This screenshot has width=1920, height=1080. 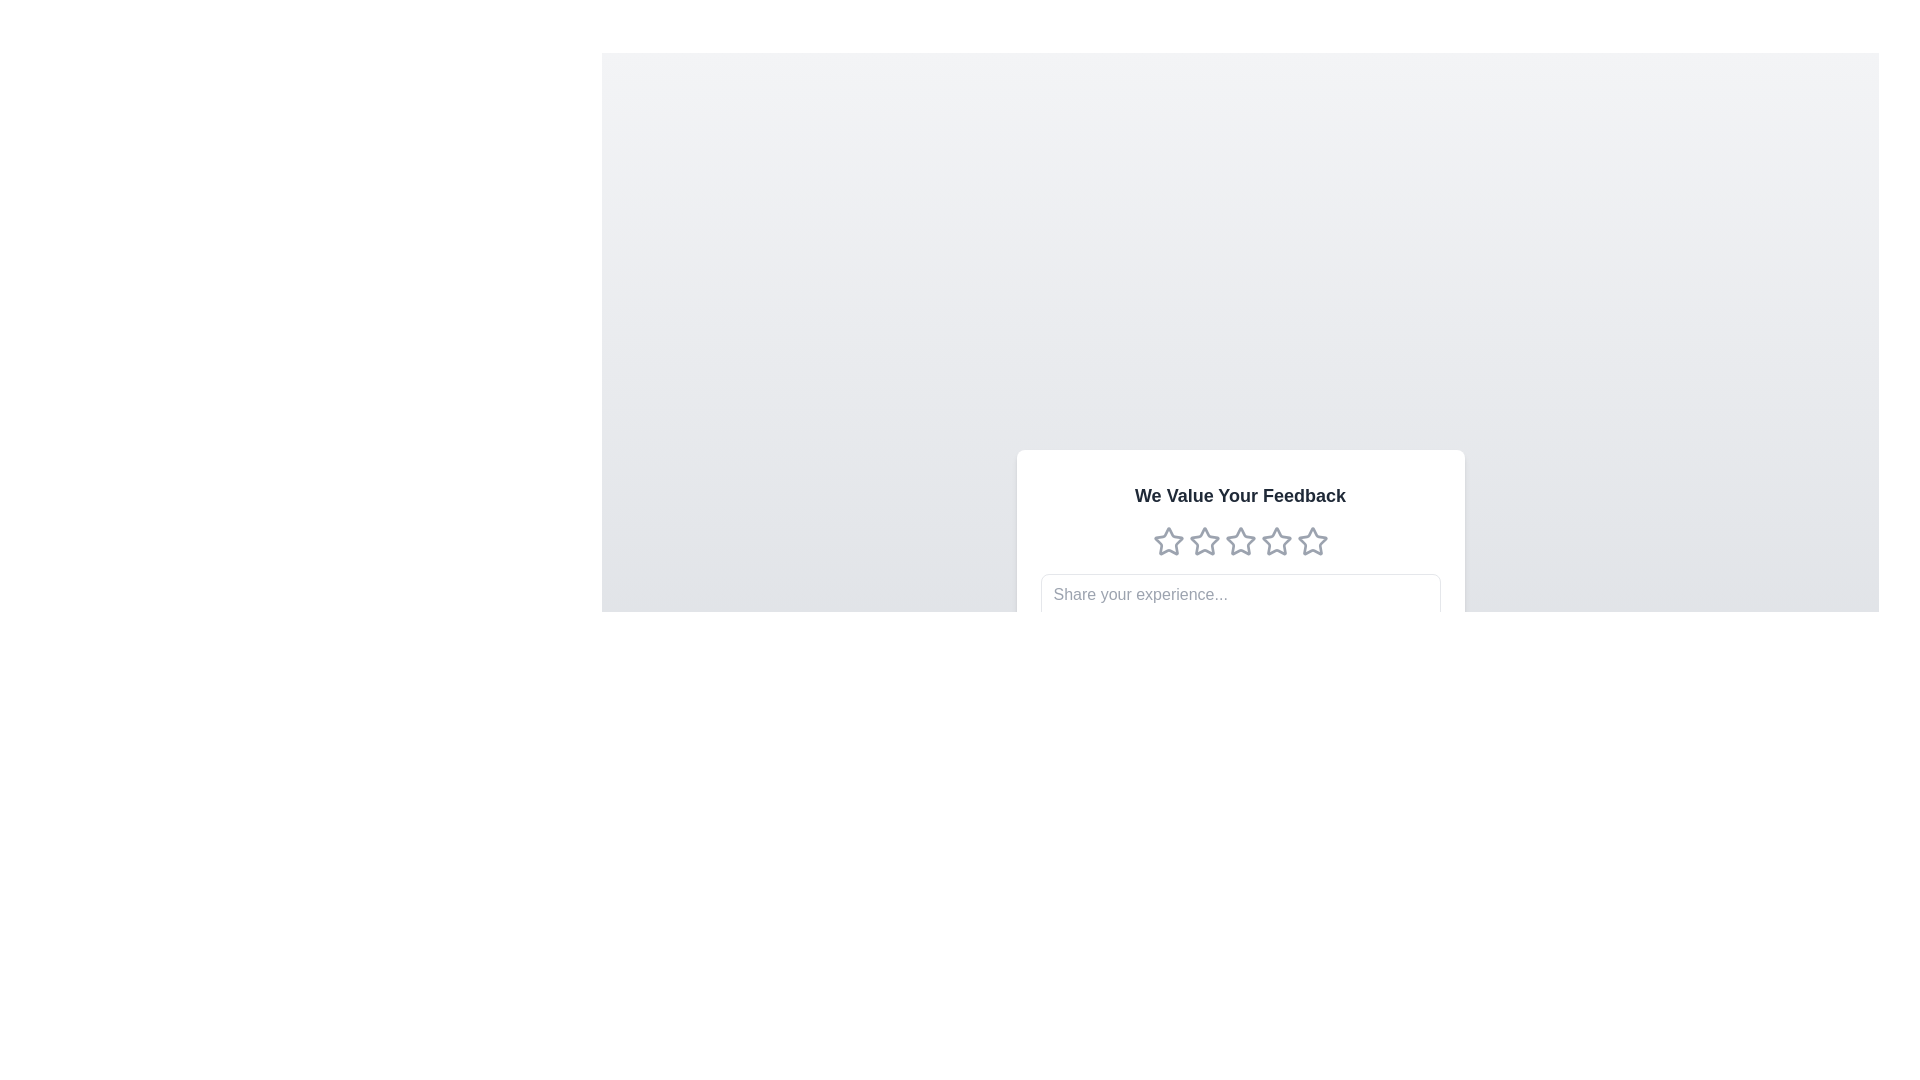 What do you see at coordinates (1203, 542) in the screenshot?
I see `the third star-shaped icon with a gray outline in the feedback component` at bounding box center [1203, 542].